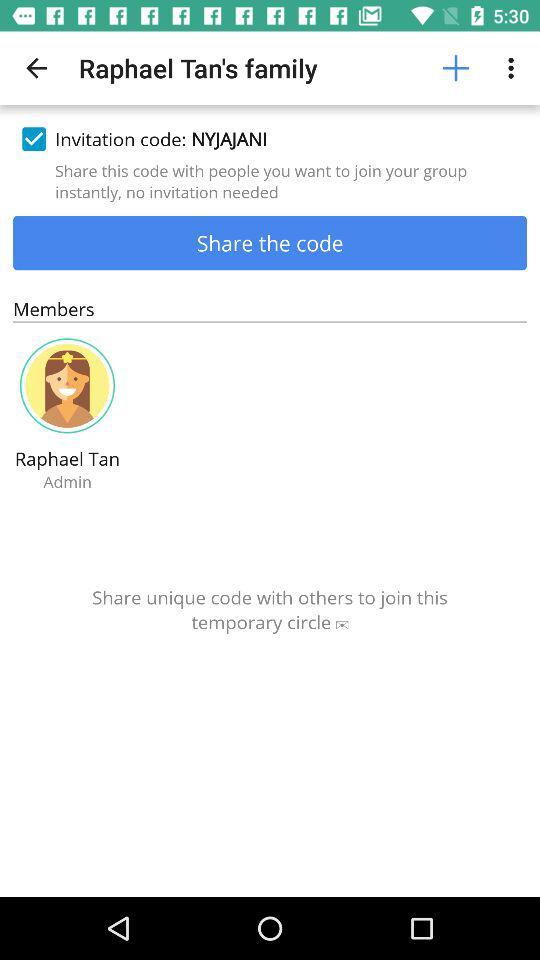 This screenshot has width=540, height=960. I want to click on the button which is below the raphael tans family, so click(270, 138).